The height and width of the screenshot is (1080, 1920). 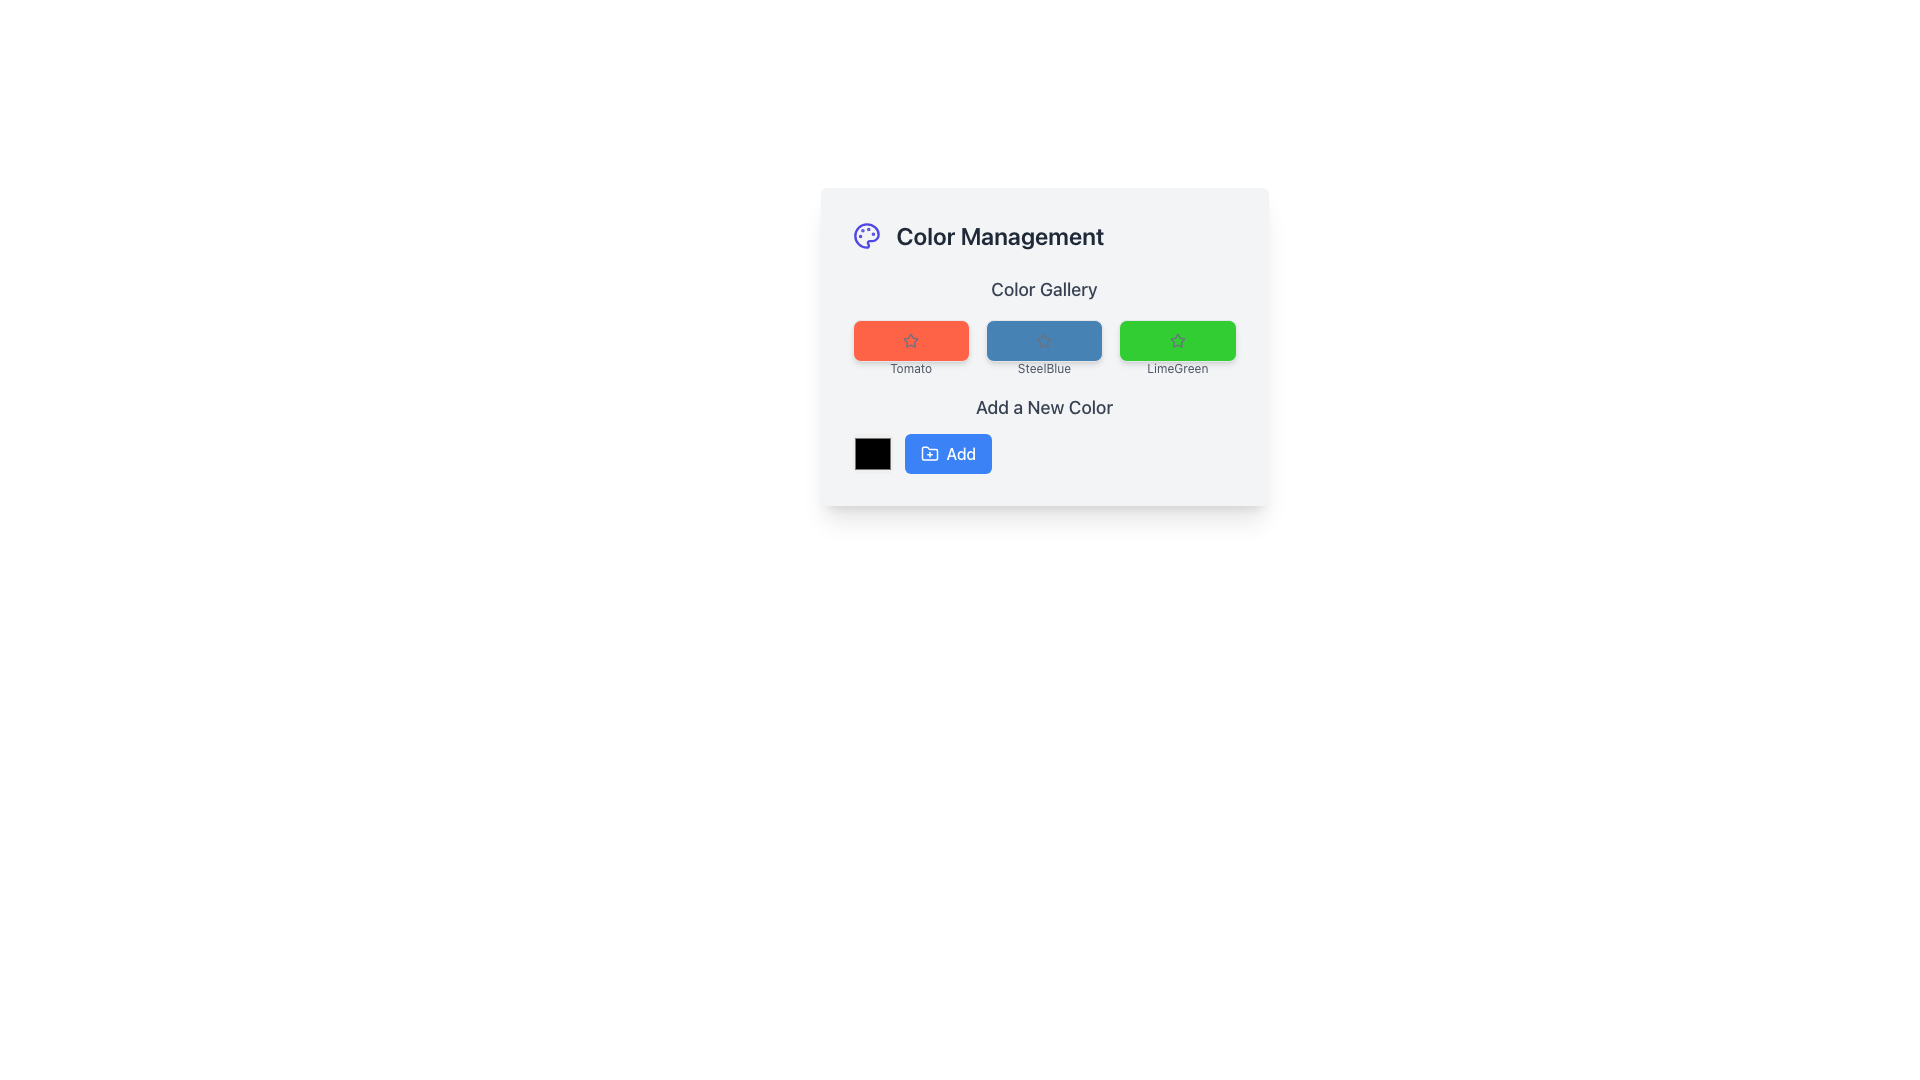 I want to click on the leftmost color picker input control, so click(x=872, y=454).